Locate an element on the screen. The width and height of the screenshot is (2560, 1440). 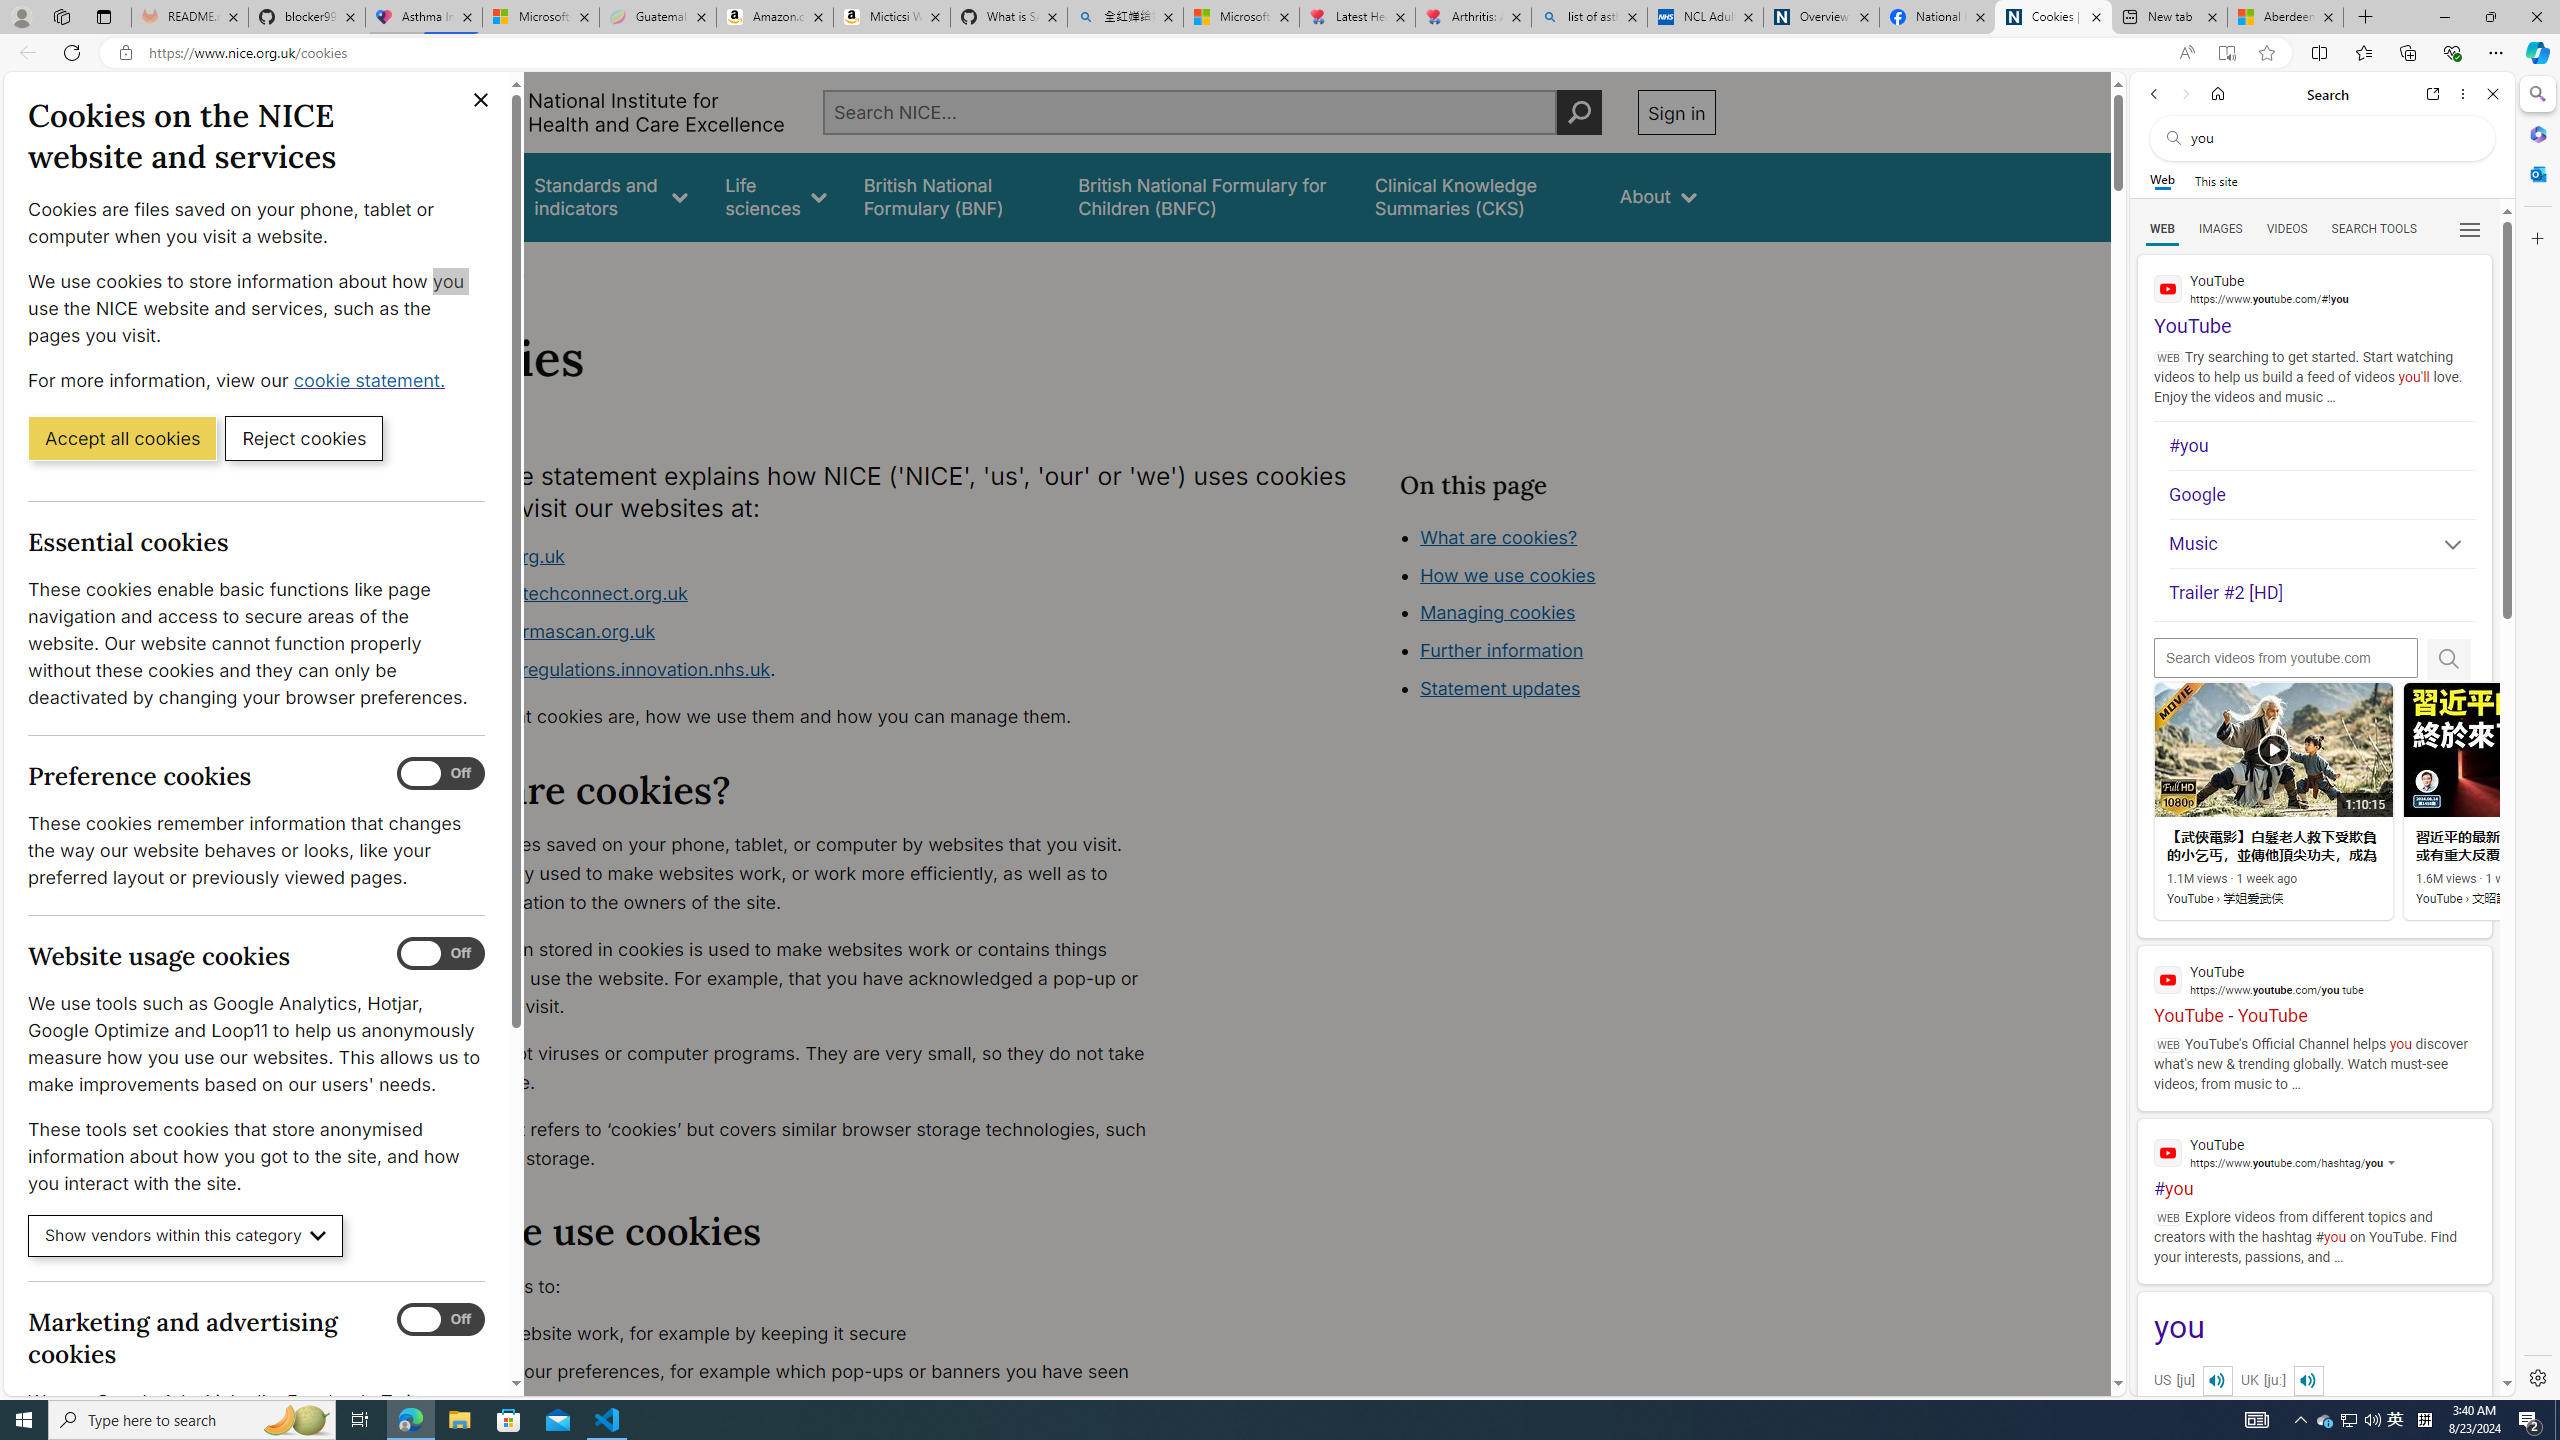
'Reject cookies' is located at coordinates (303, 436).